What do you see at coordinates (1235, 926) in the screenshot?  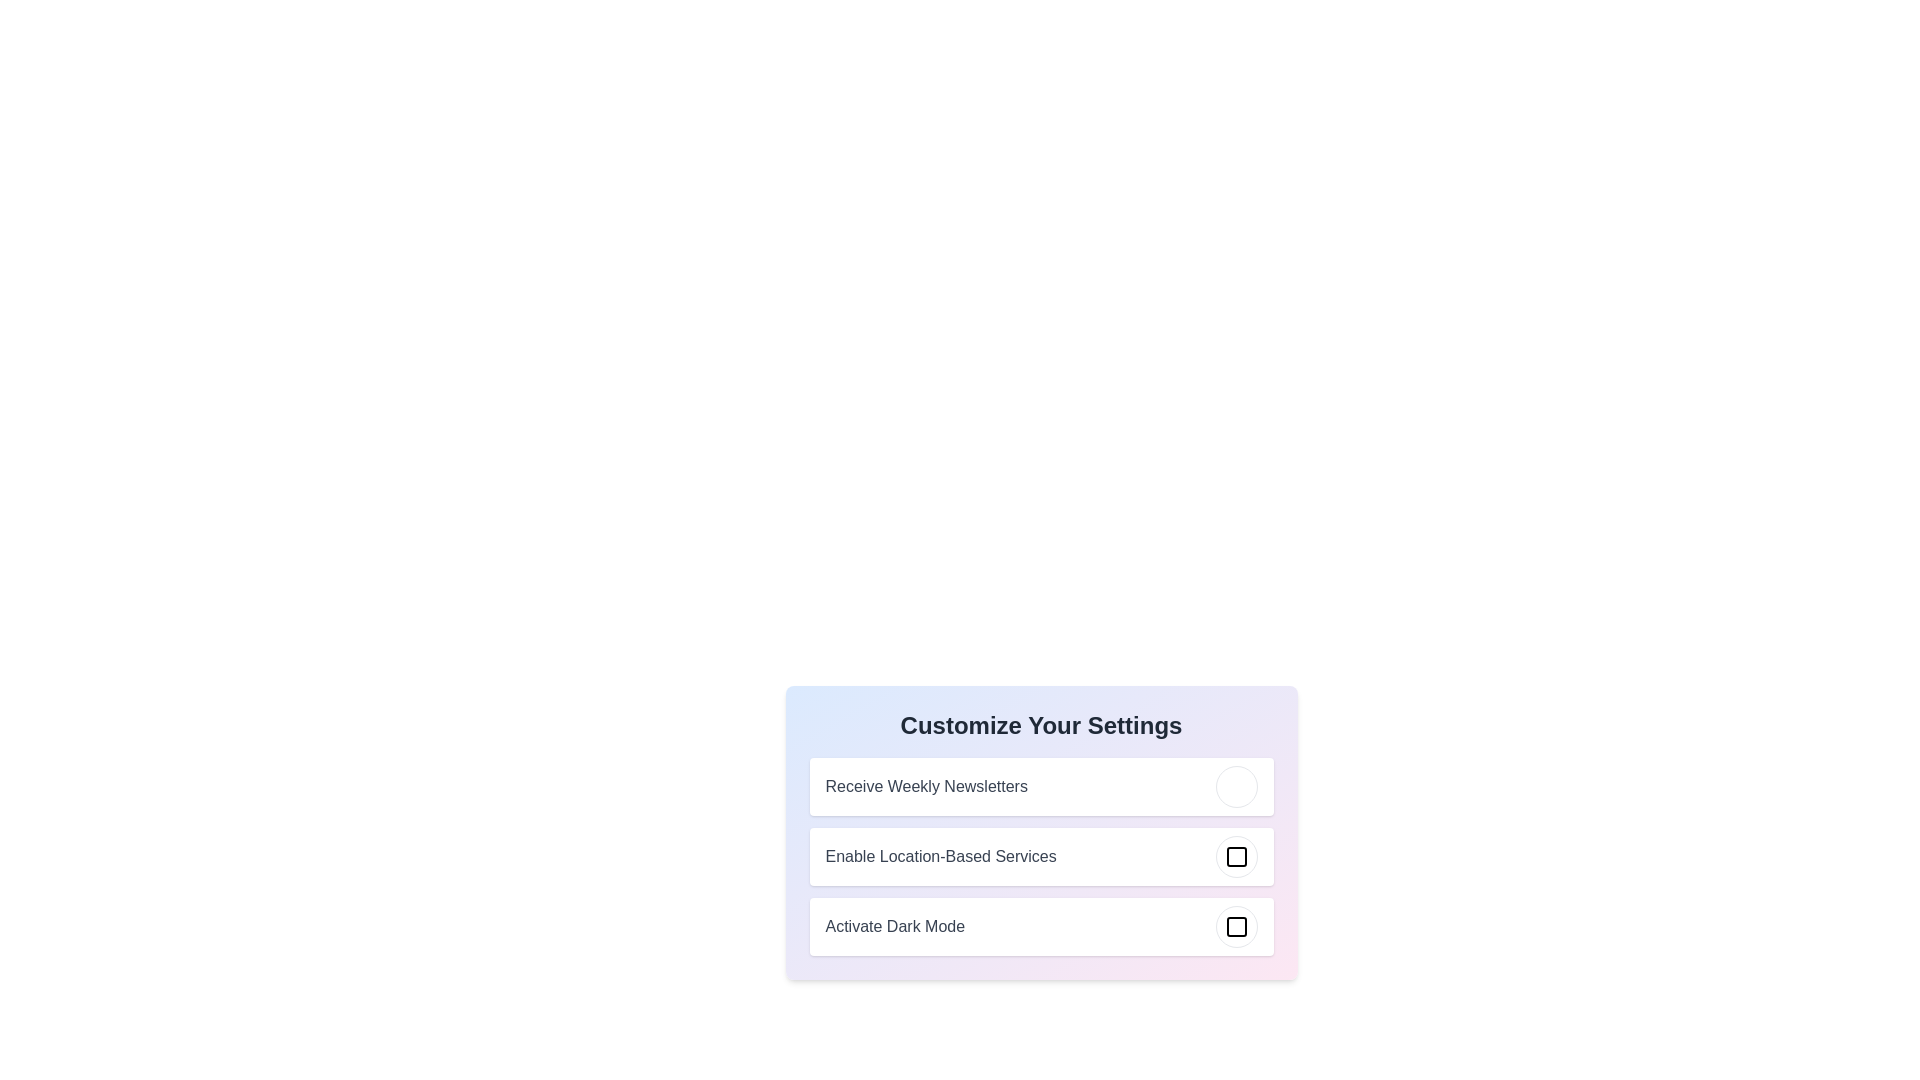 I see `the toggle button located to the far-right of the 'Activate Dark Mode' text label` at bounding box center [1235, 926].